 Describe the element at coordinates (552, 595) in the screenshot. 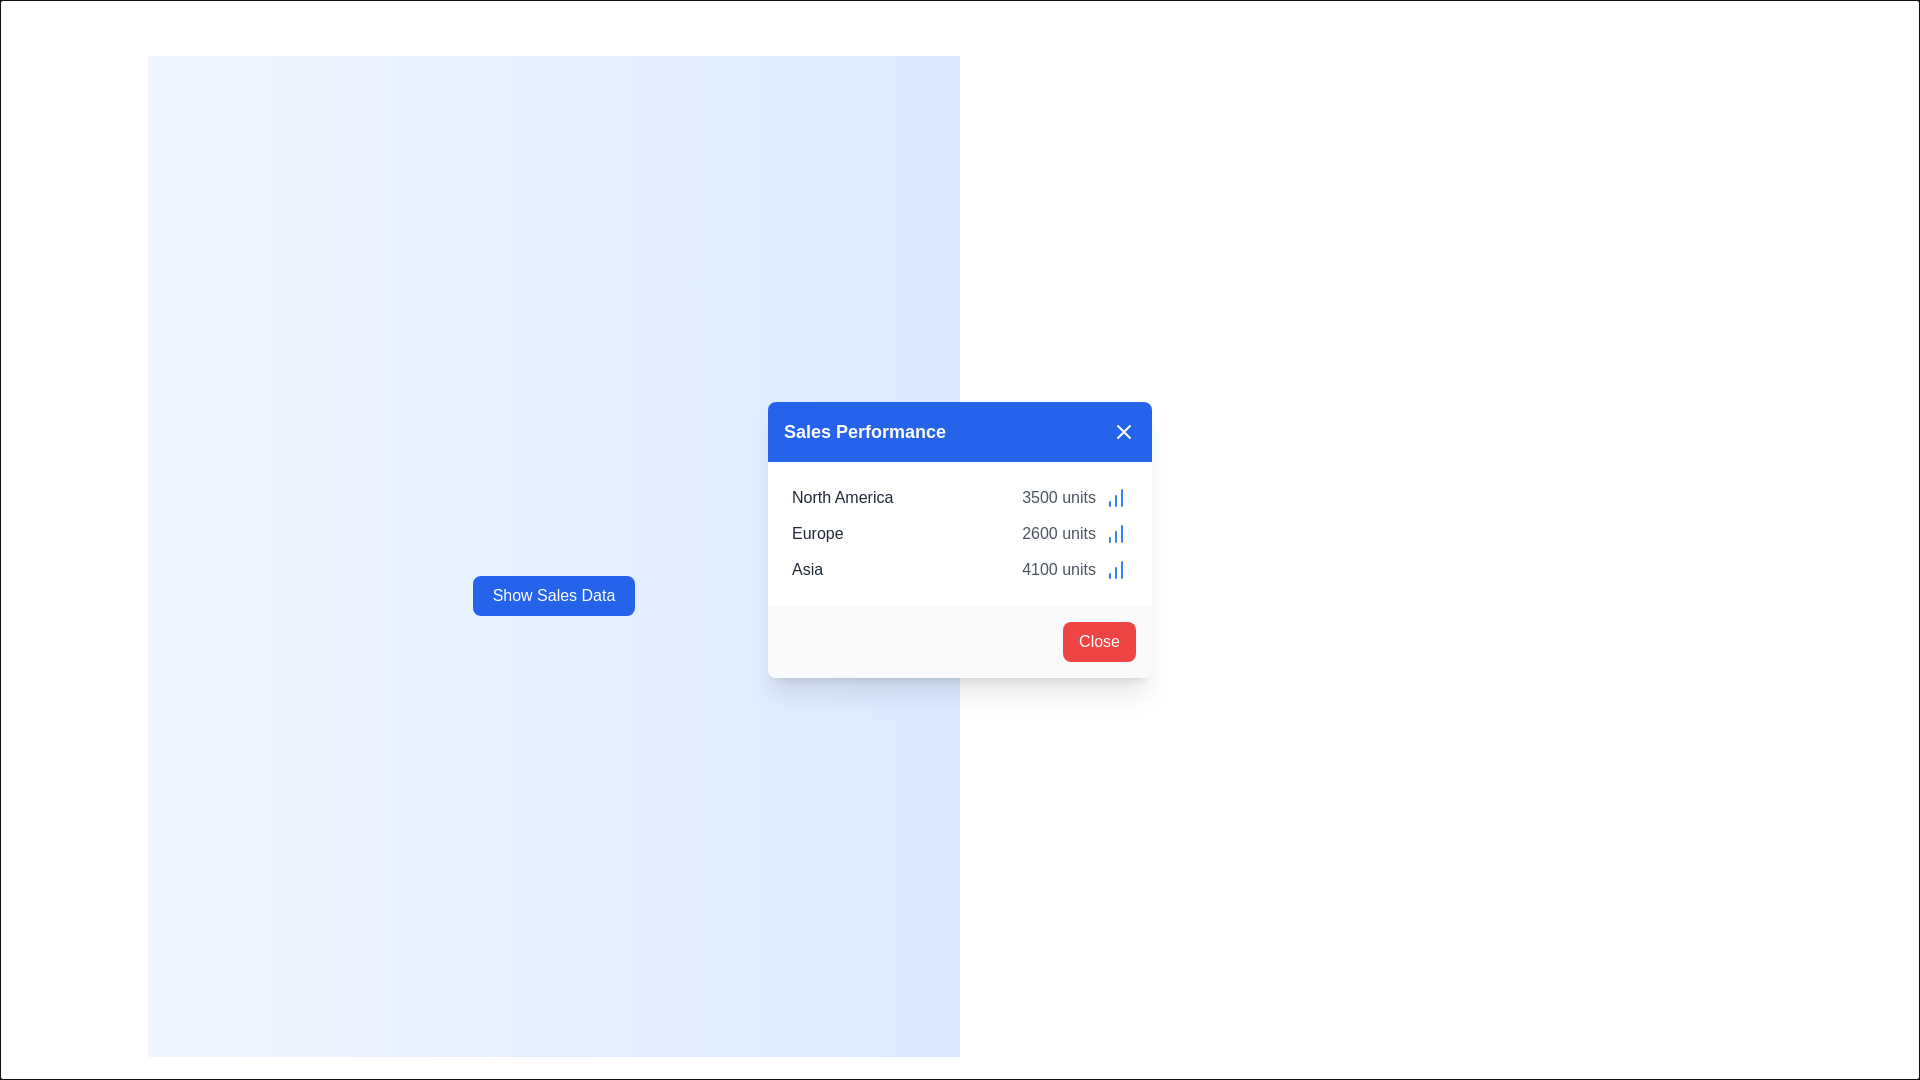

I see `the 'Show Sales Data' button to open the sales data dialog` at that location.